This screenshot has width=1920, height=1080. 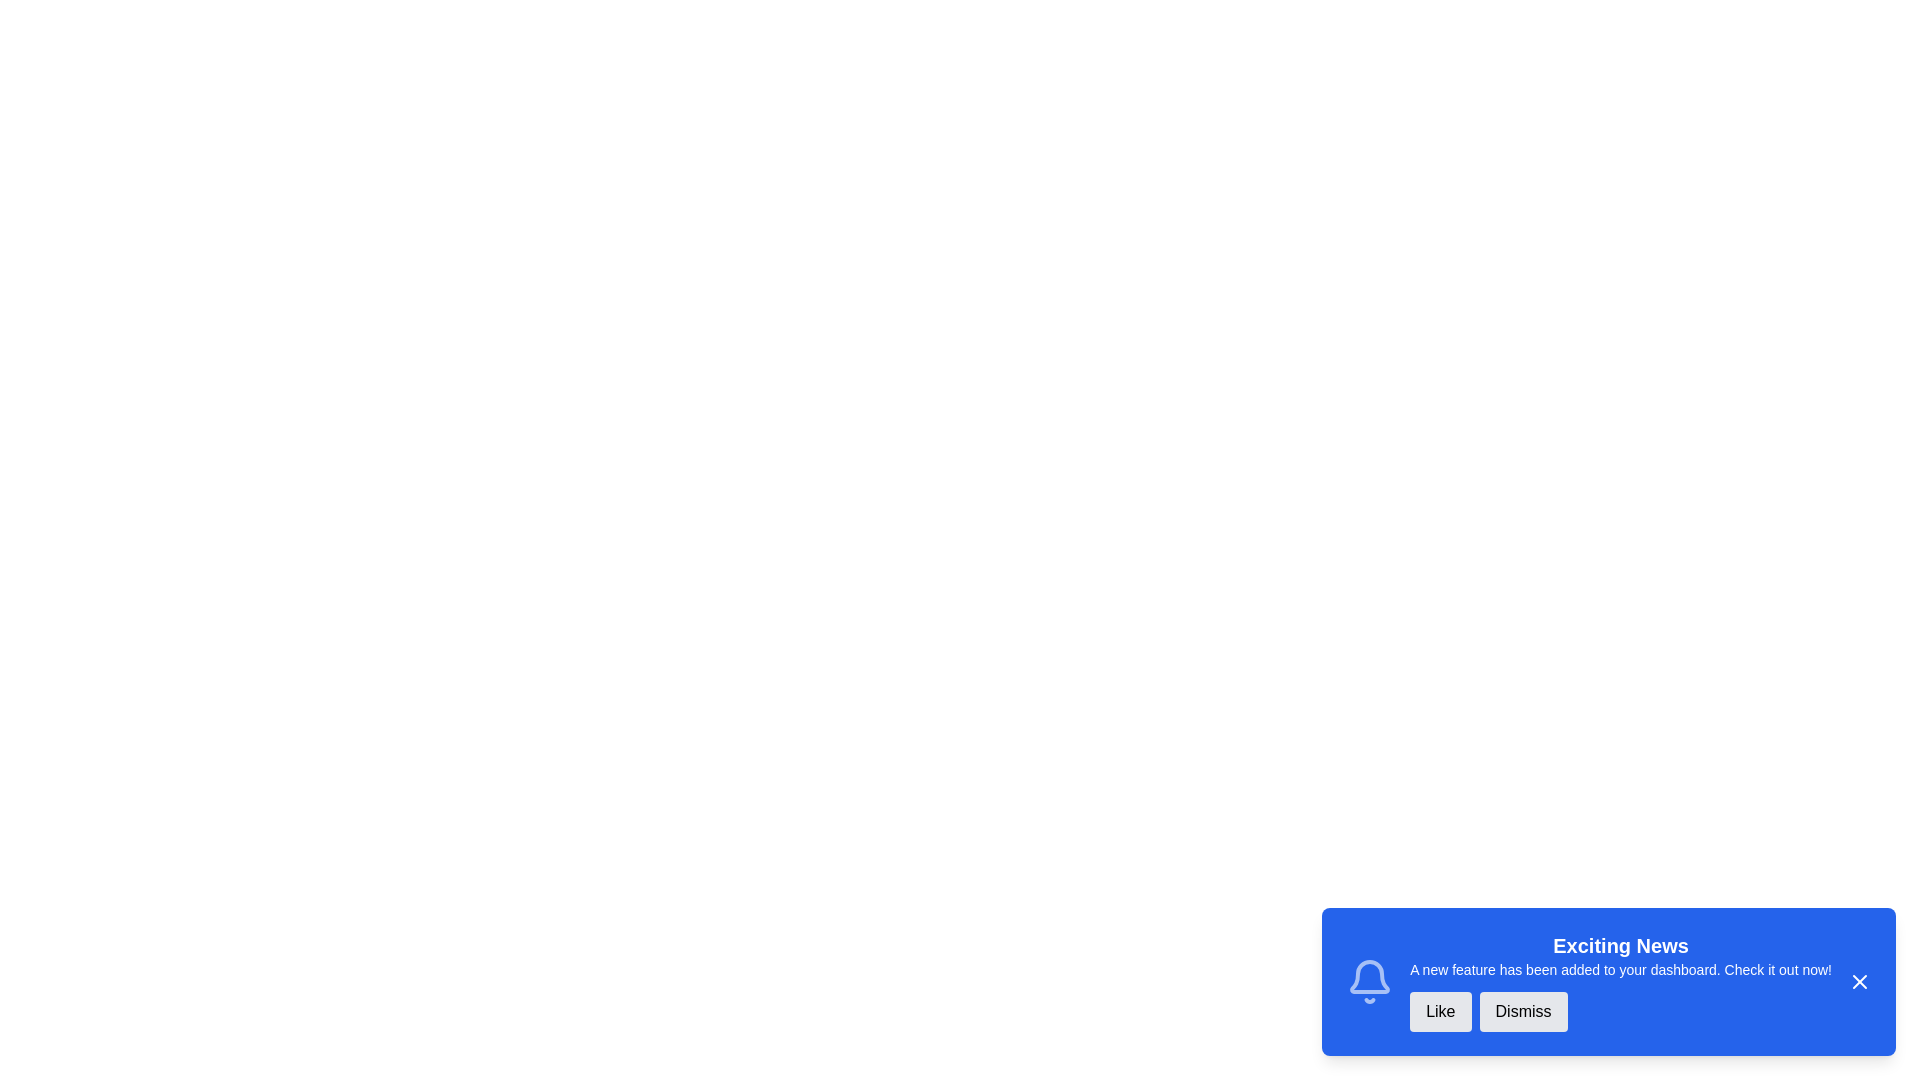 What do you see at coordinates (1522, 1011) in the screenshot?
I see `'Dismiss' button to close the snackbar` at bounding box center [1522, 1011].